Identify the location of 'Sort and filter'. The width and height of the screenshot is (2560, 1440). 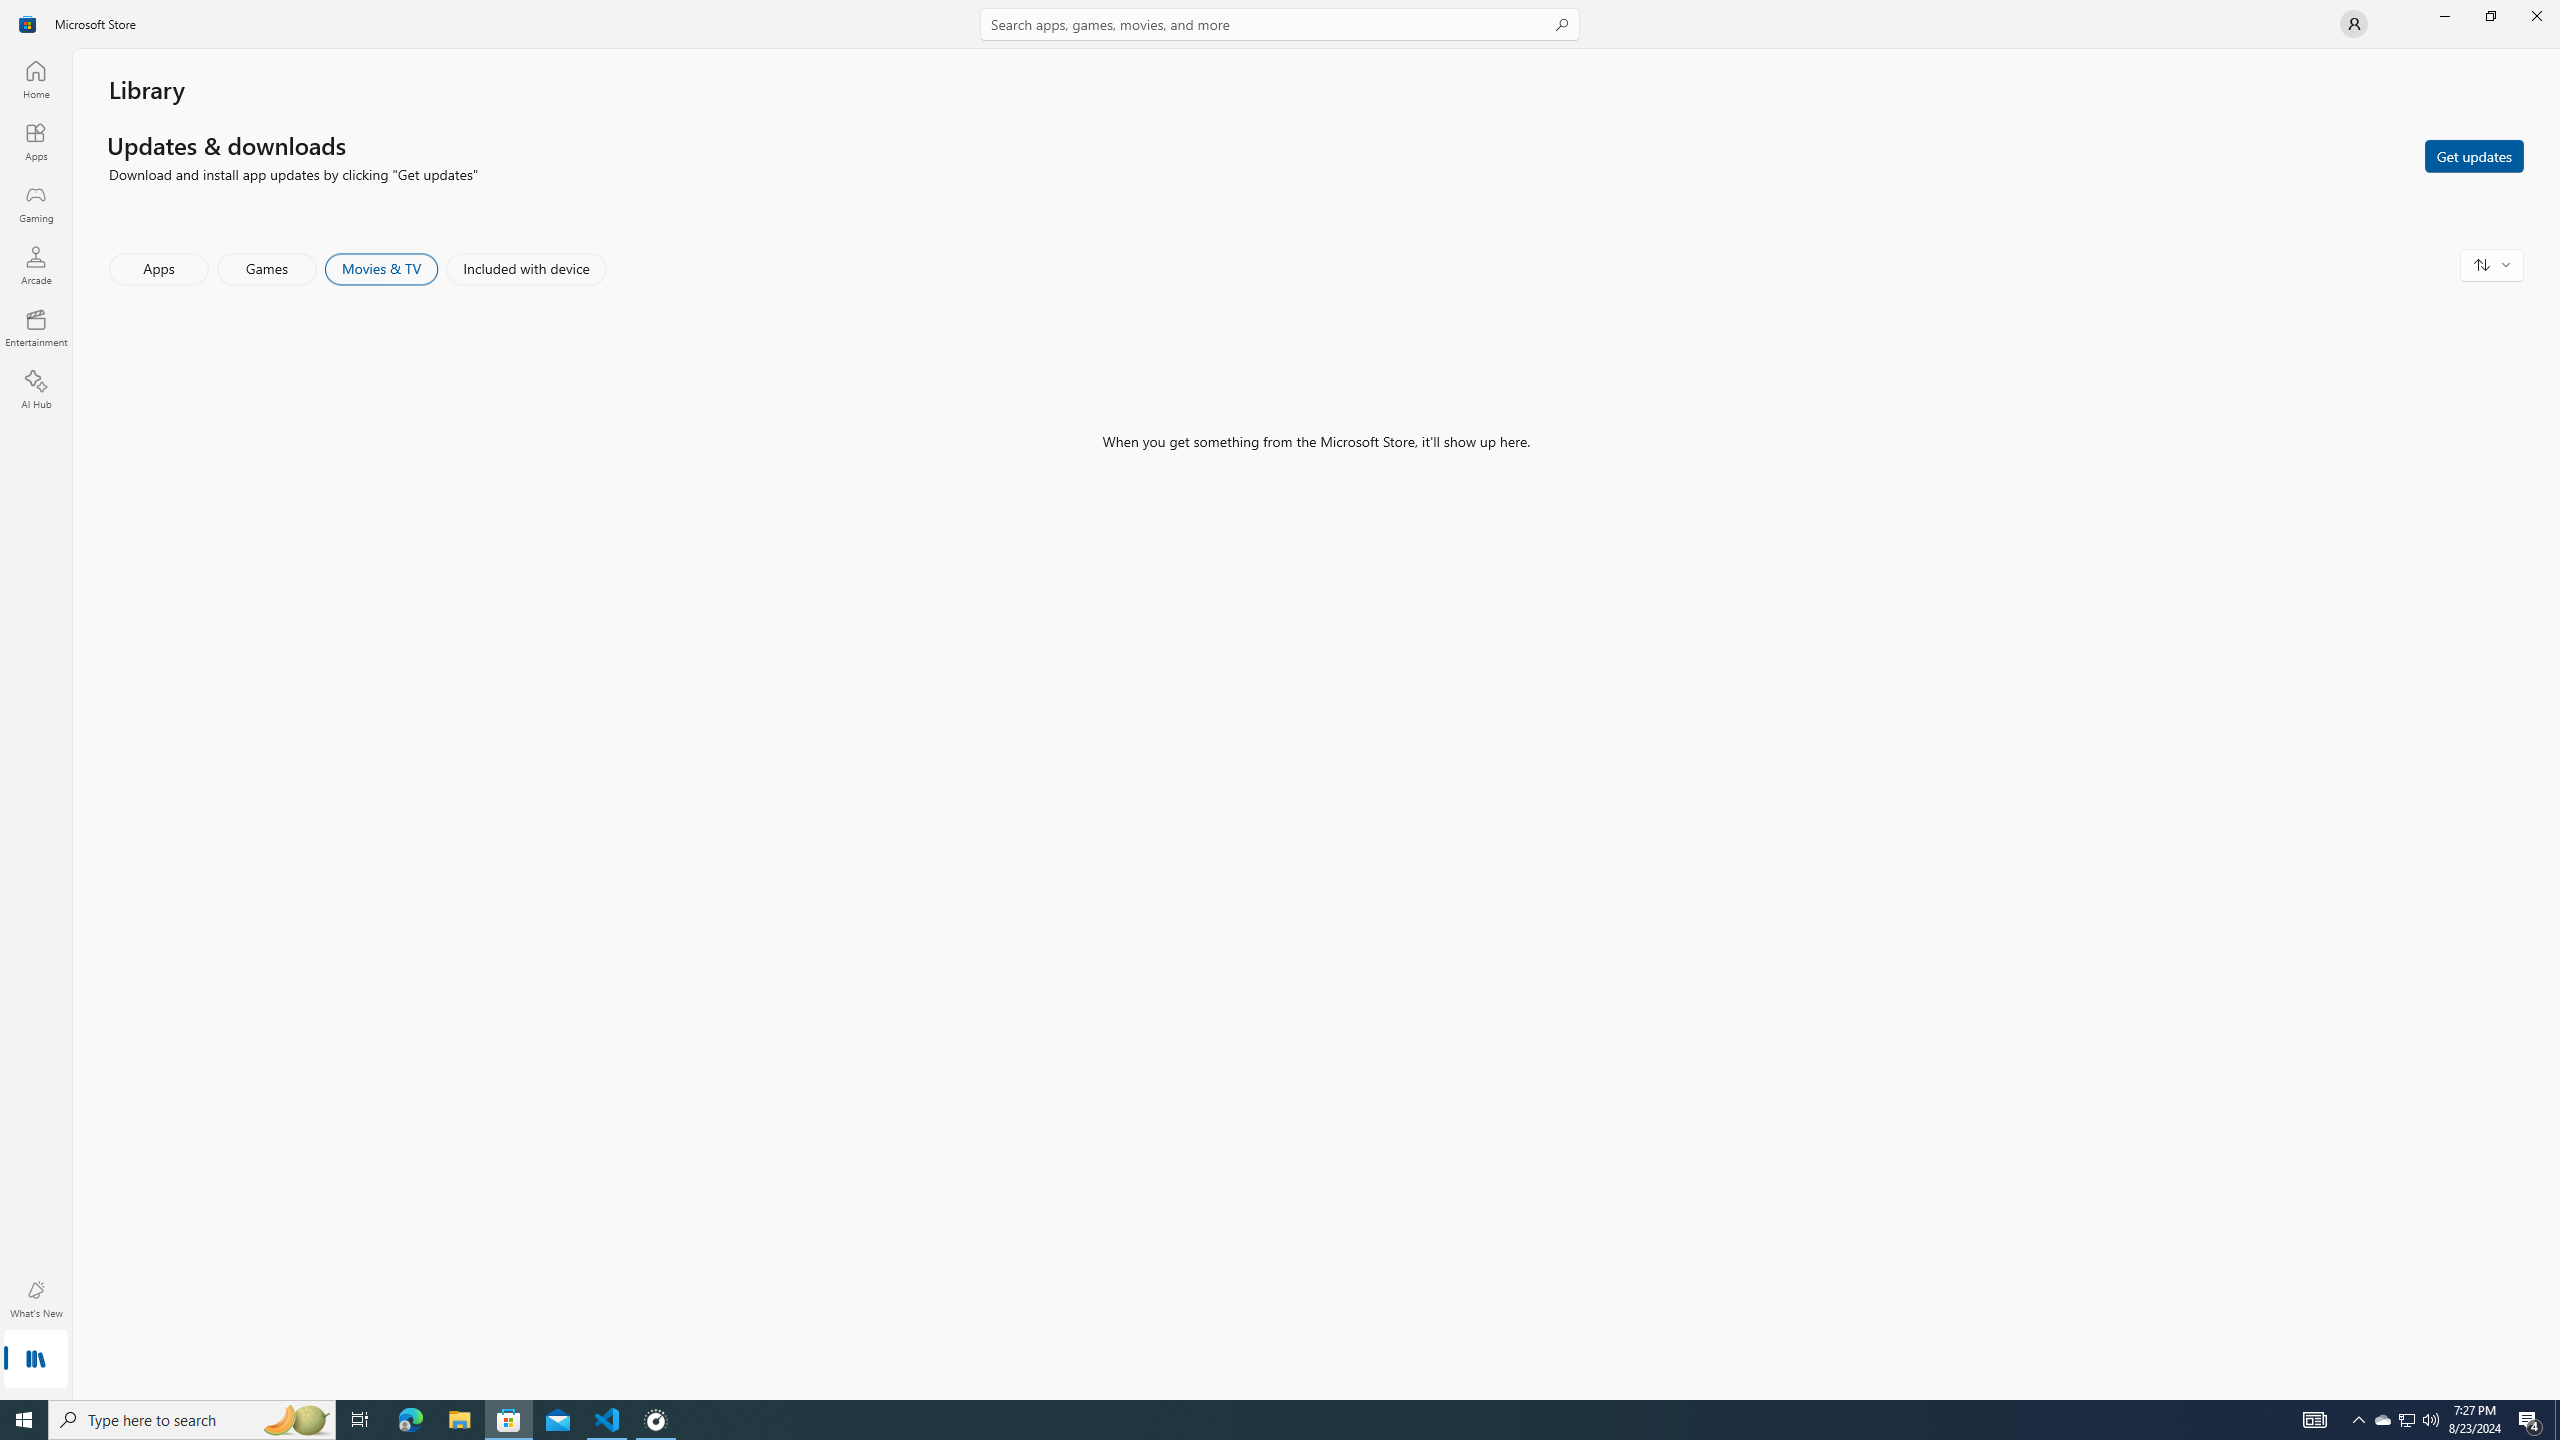
(2491, 264).